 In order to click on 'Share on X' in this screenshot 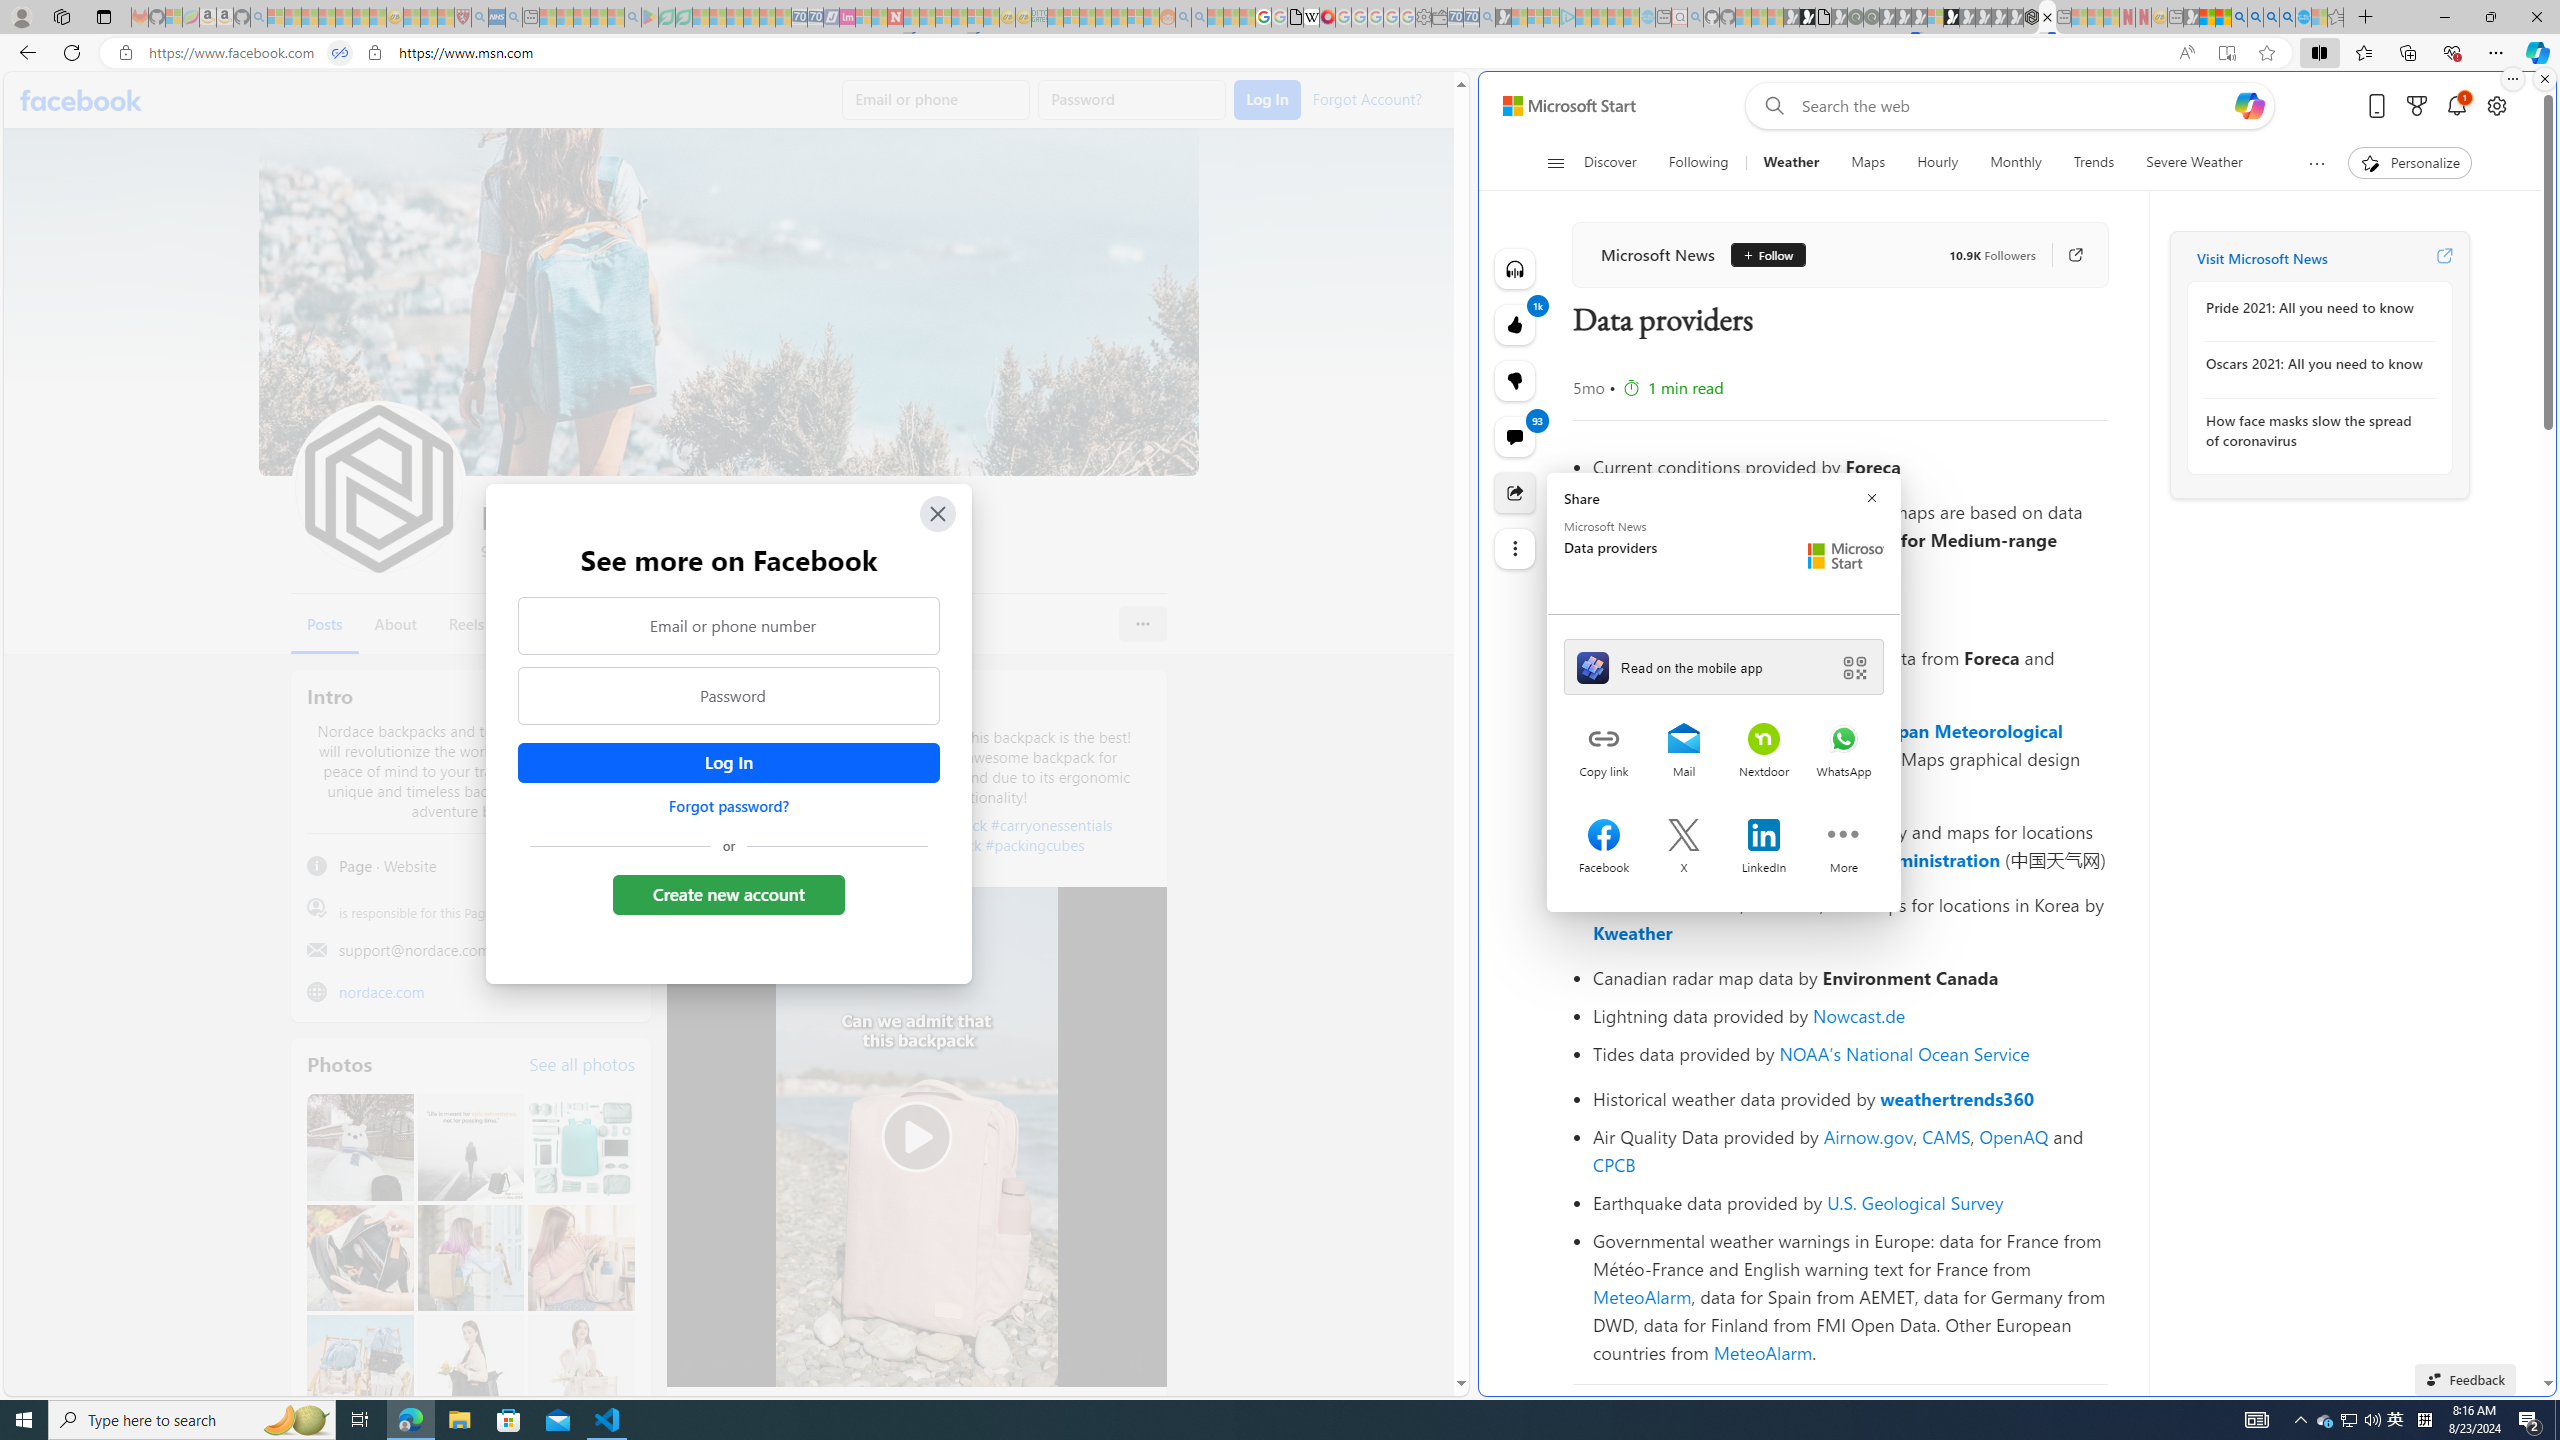, I will do `click(1683, 836)`.